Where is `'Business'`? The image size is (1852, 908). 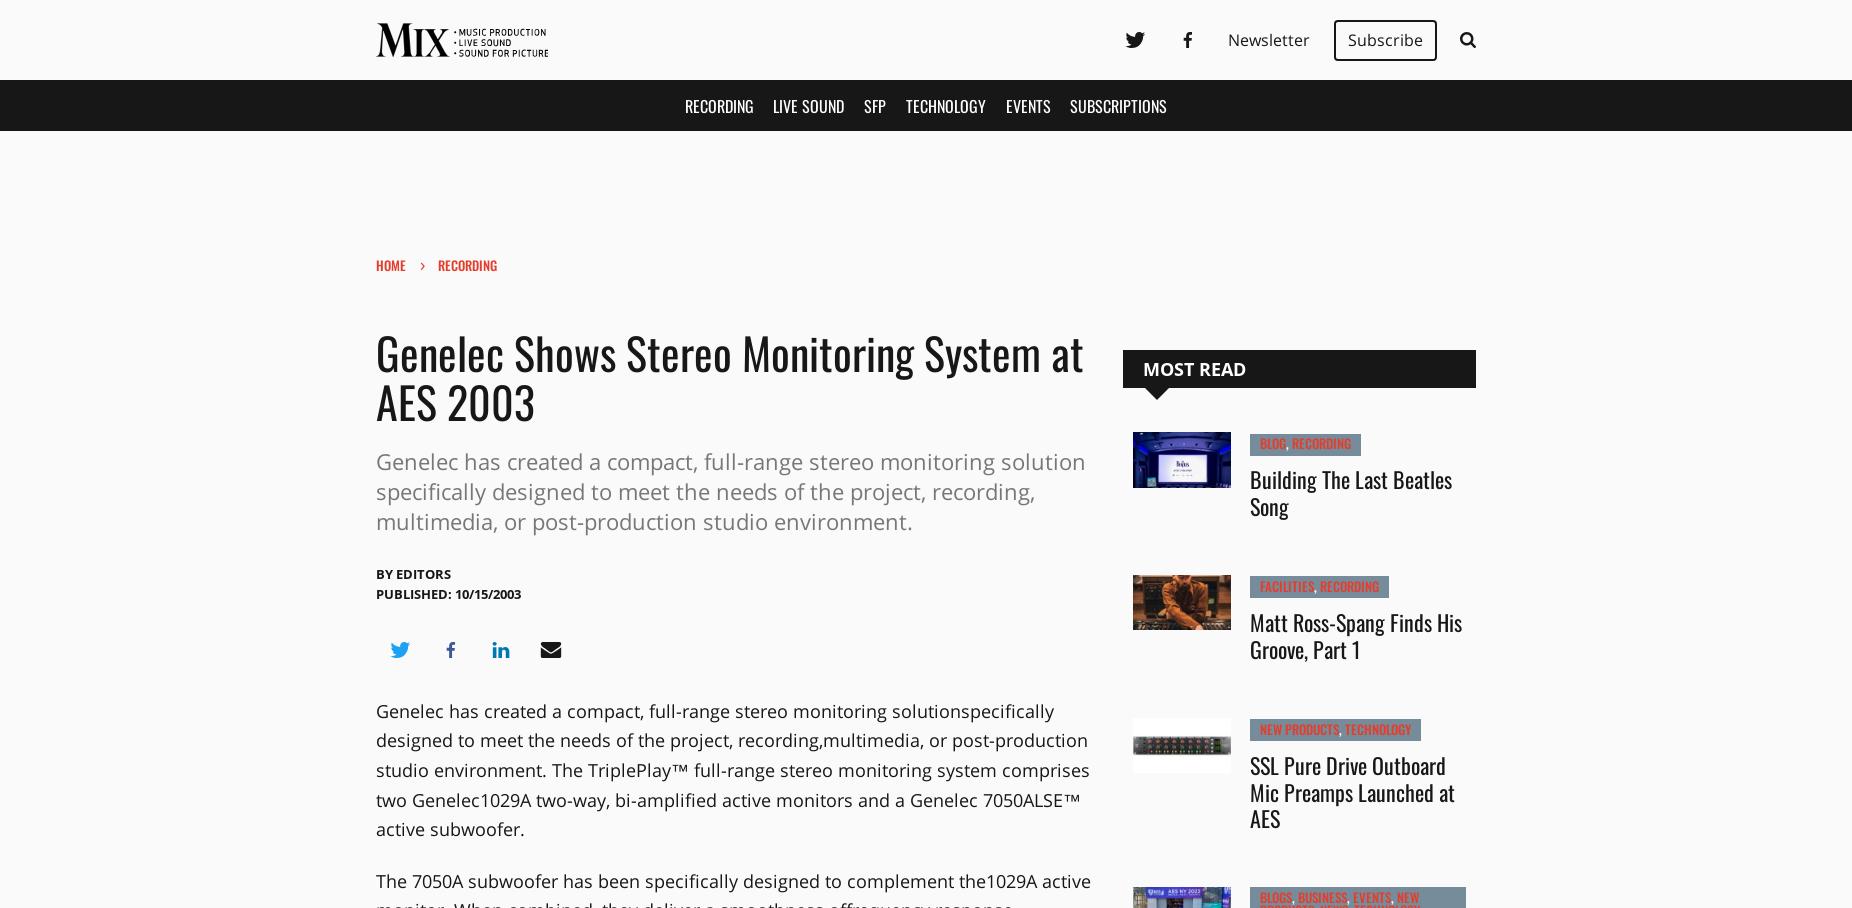 'Business' is located at coordinates (1322, 896).